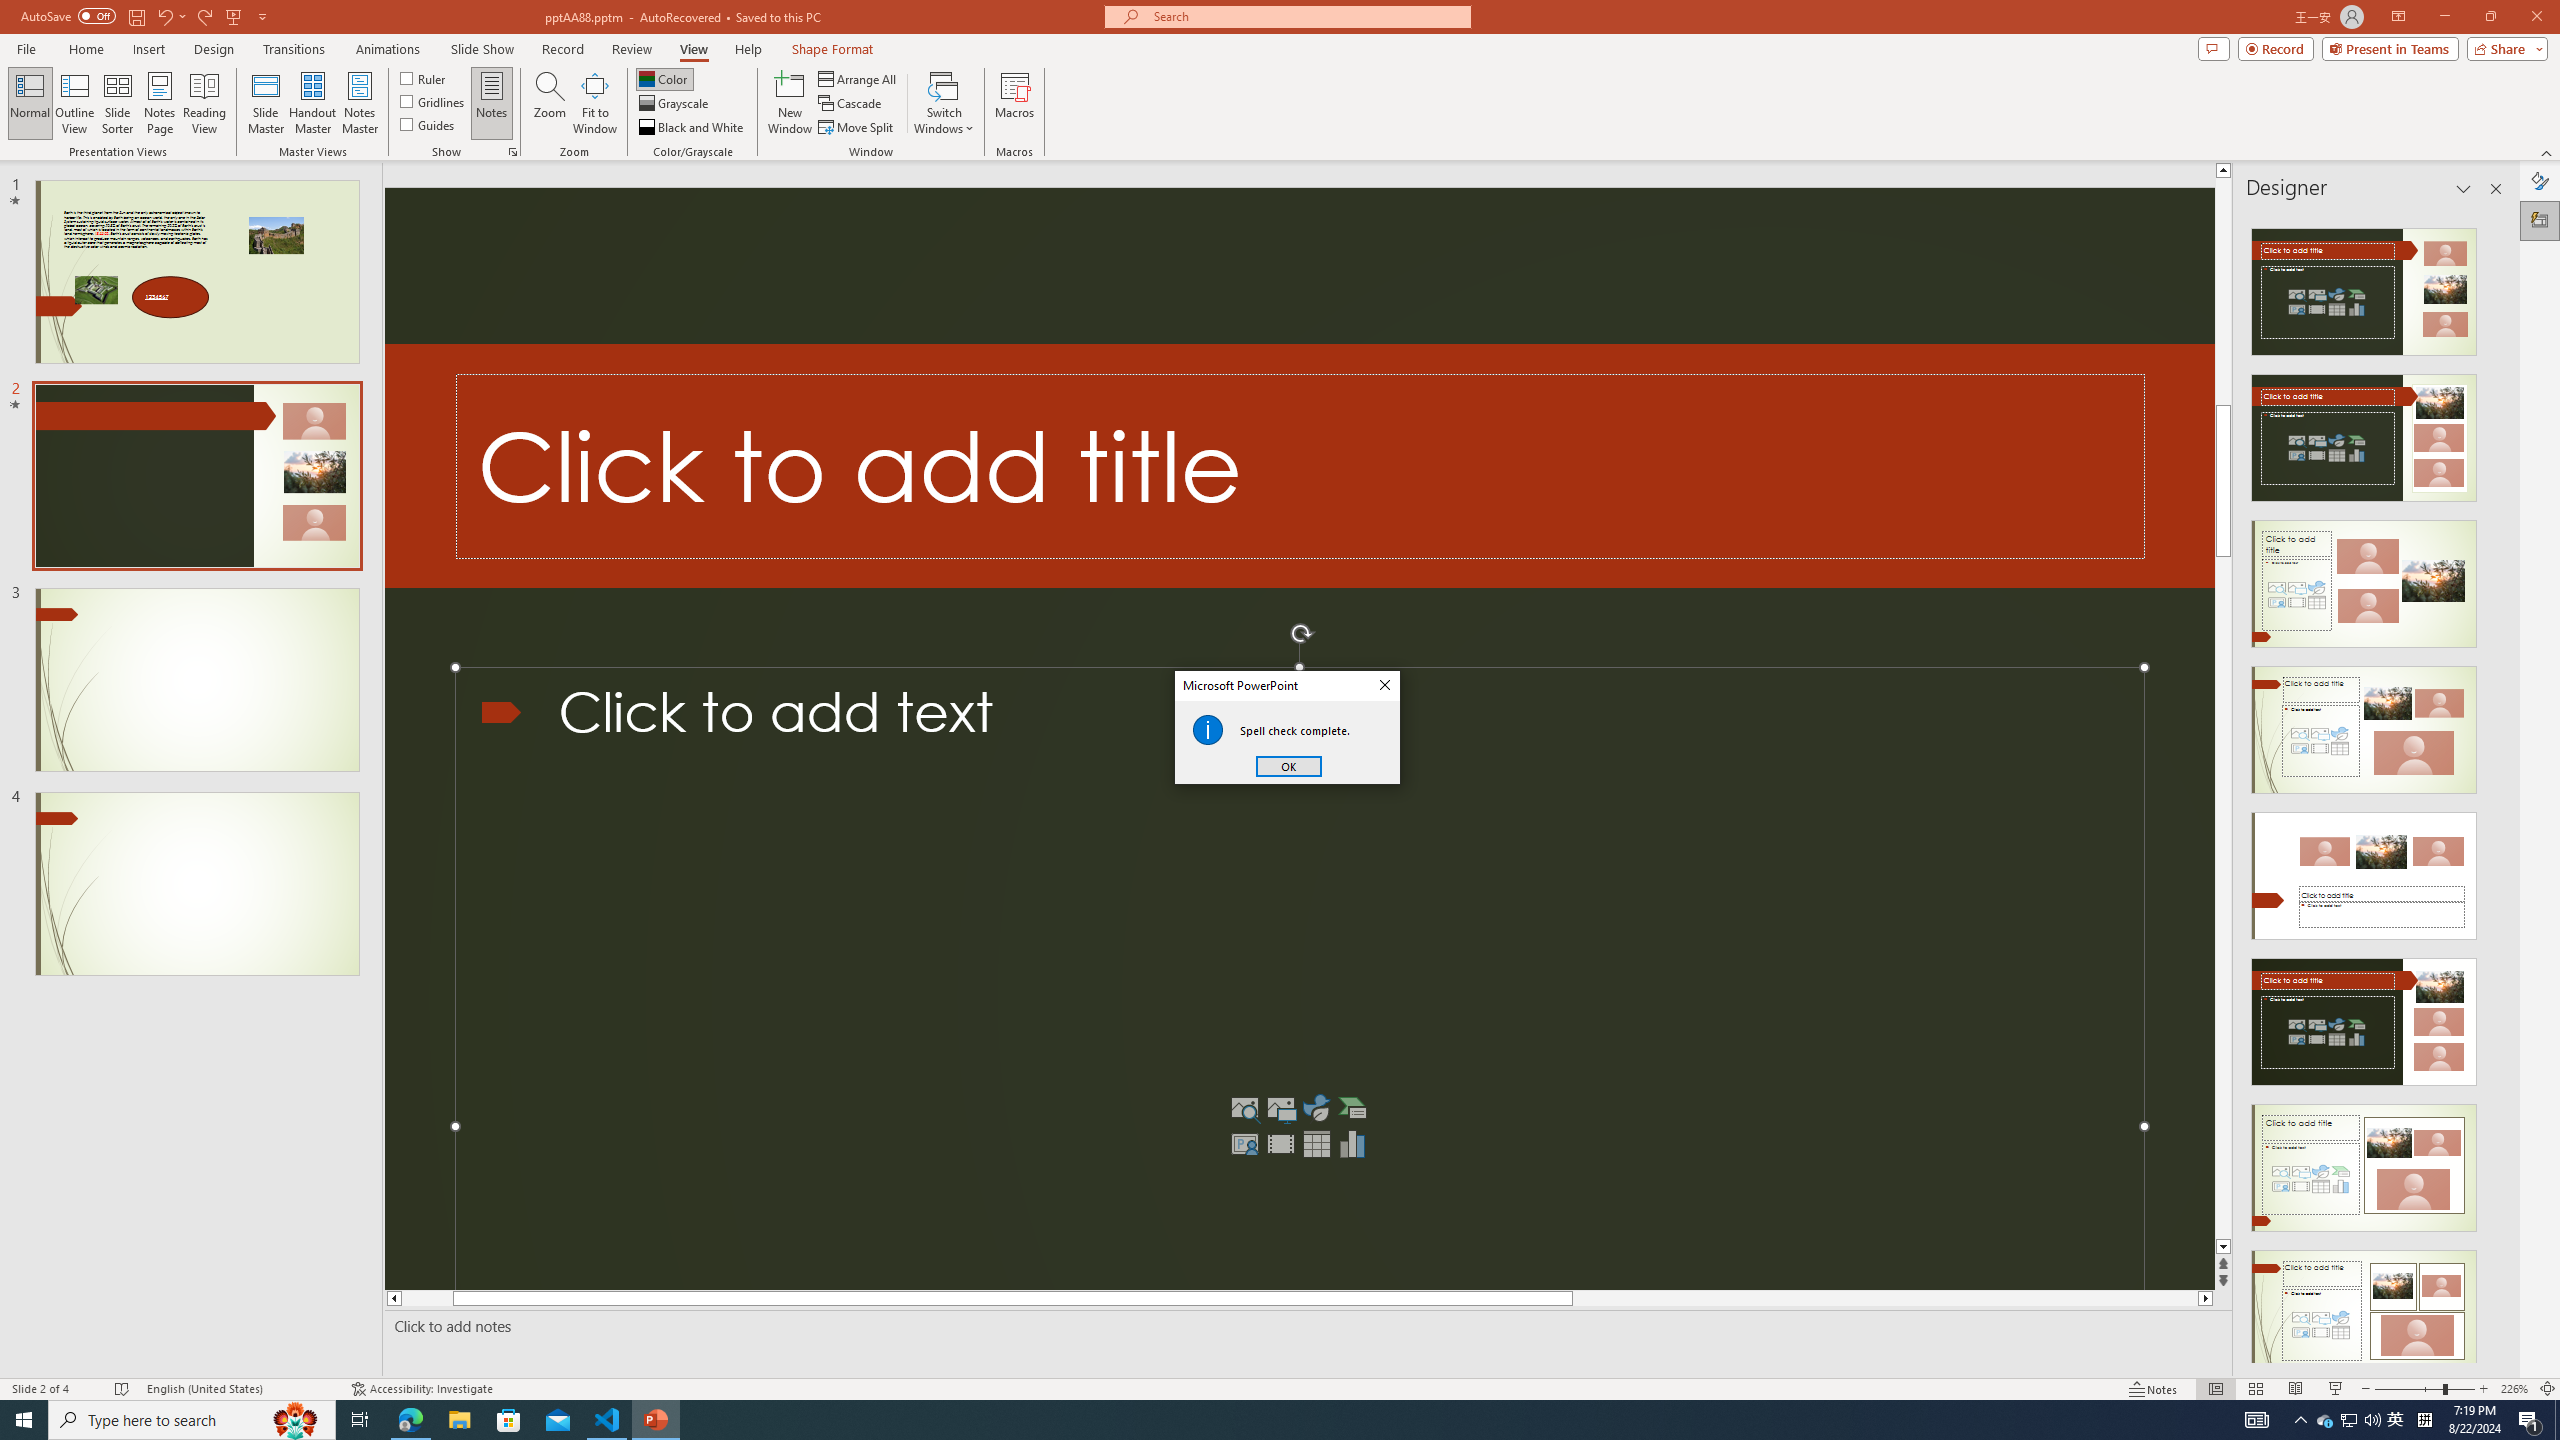 This screenshot has height=1440, width=2560. What do you see at coordinates (159, 103) in the screenshot?
I see `'Notes Page'` at bounding box center [159, 103].